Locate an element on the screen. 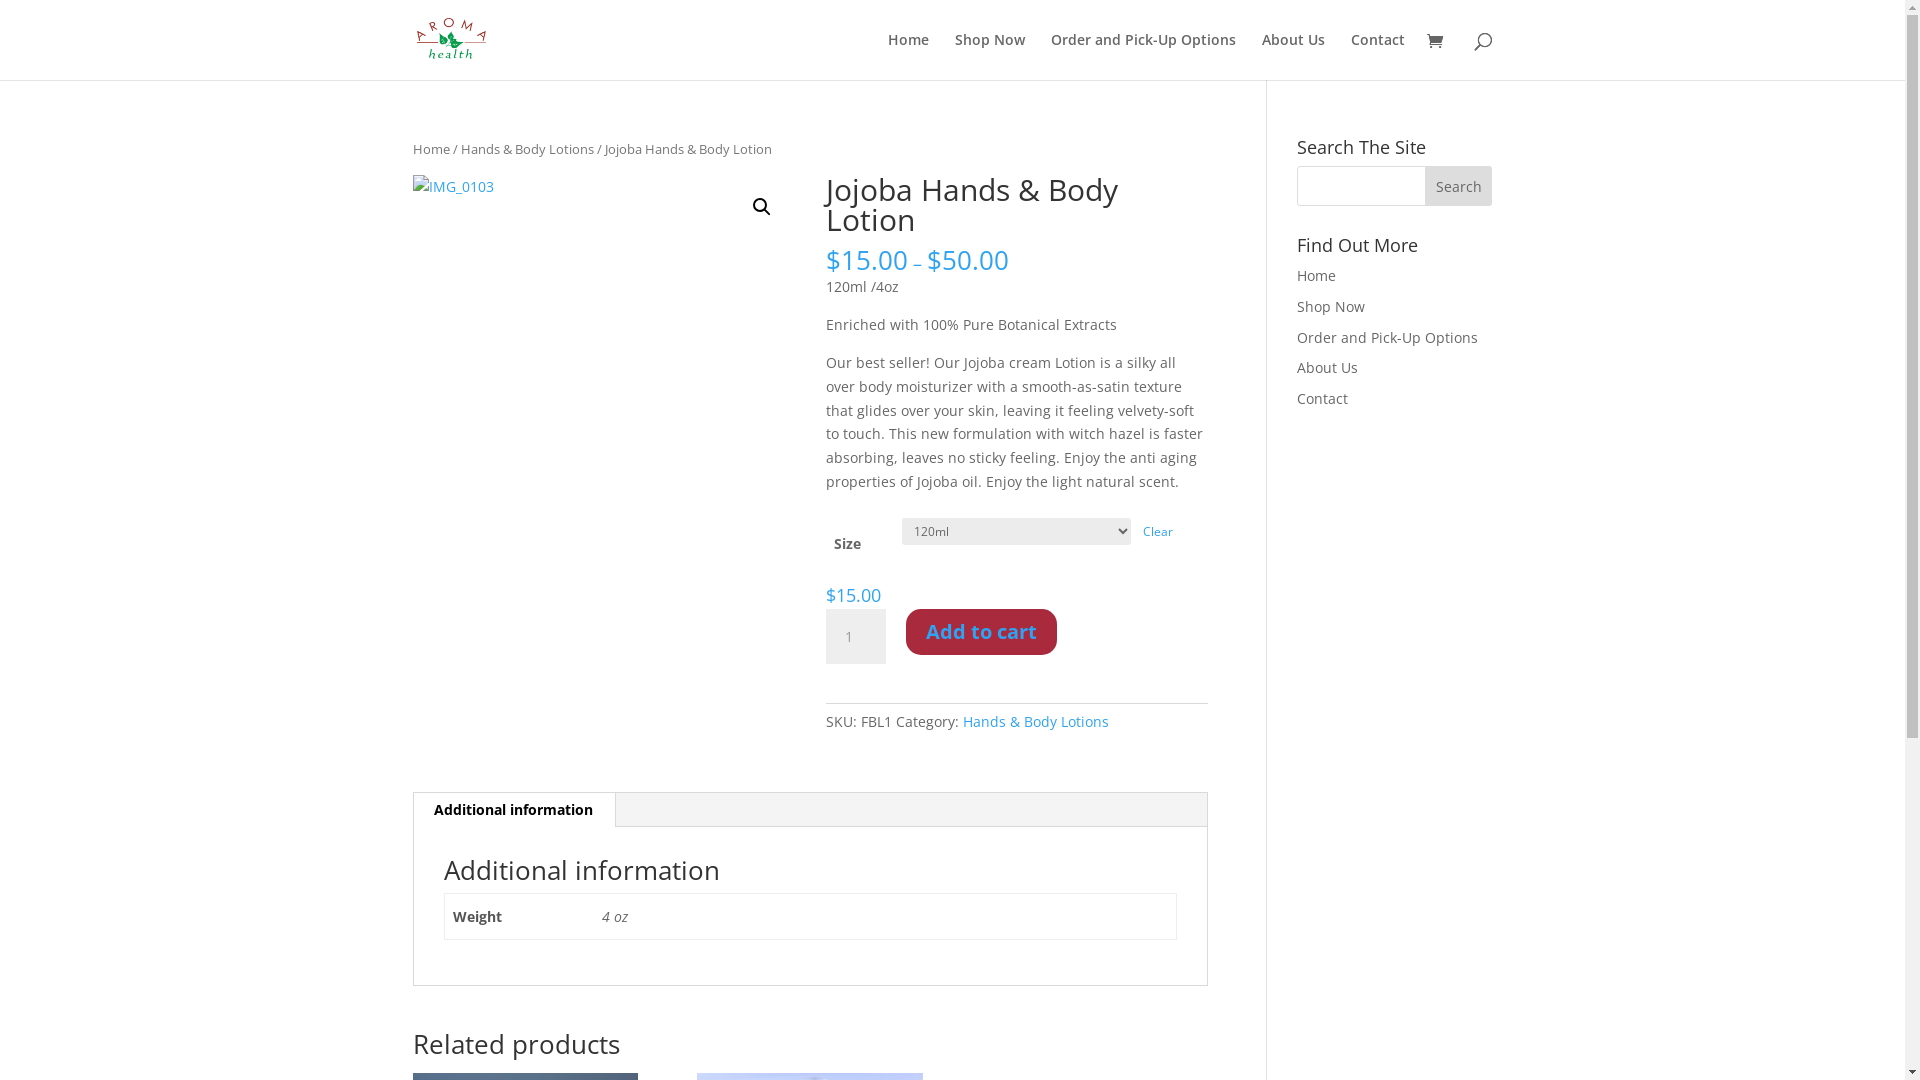 This screenshot has width=1920, height=1080. 'Search' is located at coordinates (1459, 185).